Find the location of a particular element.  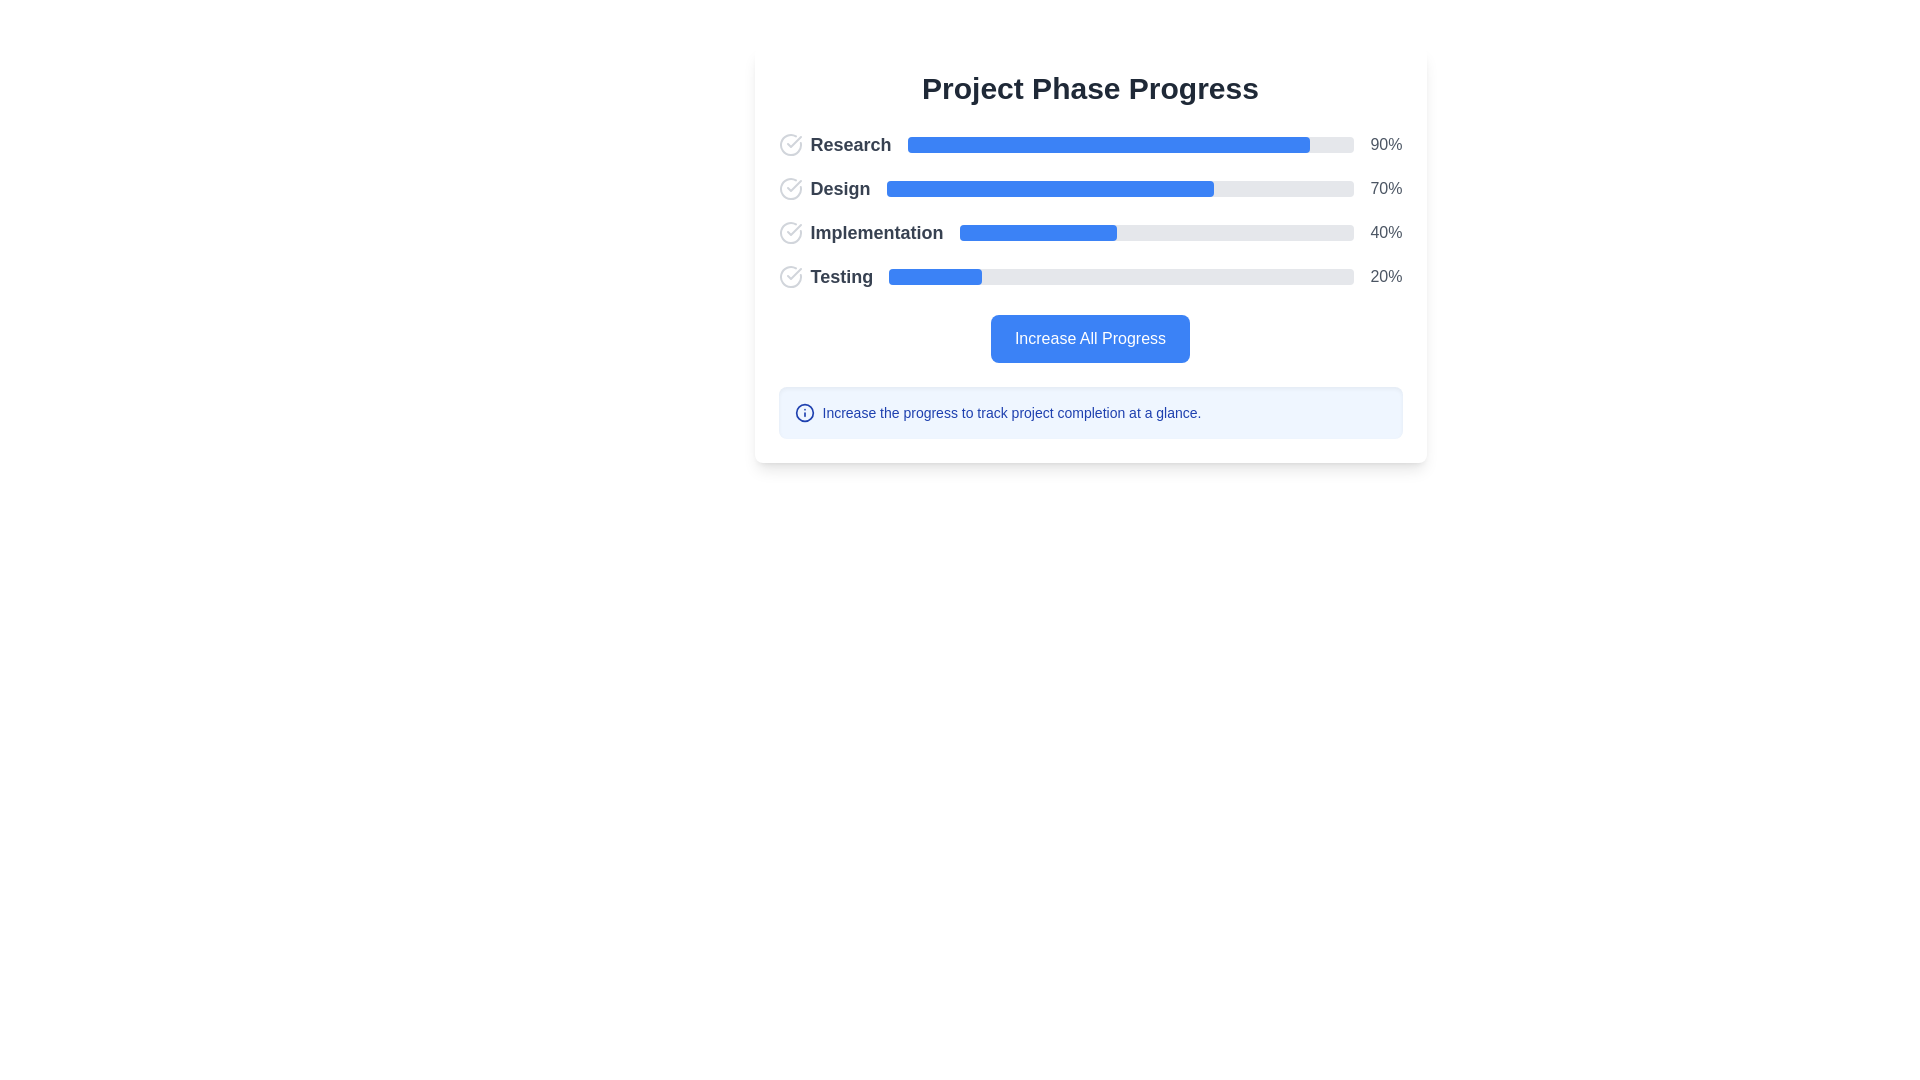

the text label displaying 'Implementation' which is styled with larger and bold font, located under 'Project Phase Progress' as the third item in the list is located at coordinates (877, 231).